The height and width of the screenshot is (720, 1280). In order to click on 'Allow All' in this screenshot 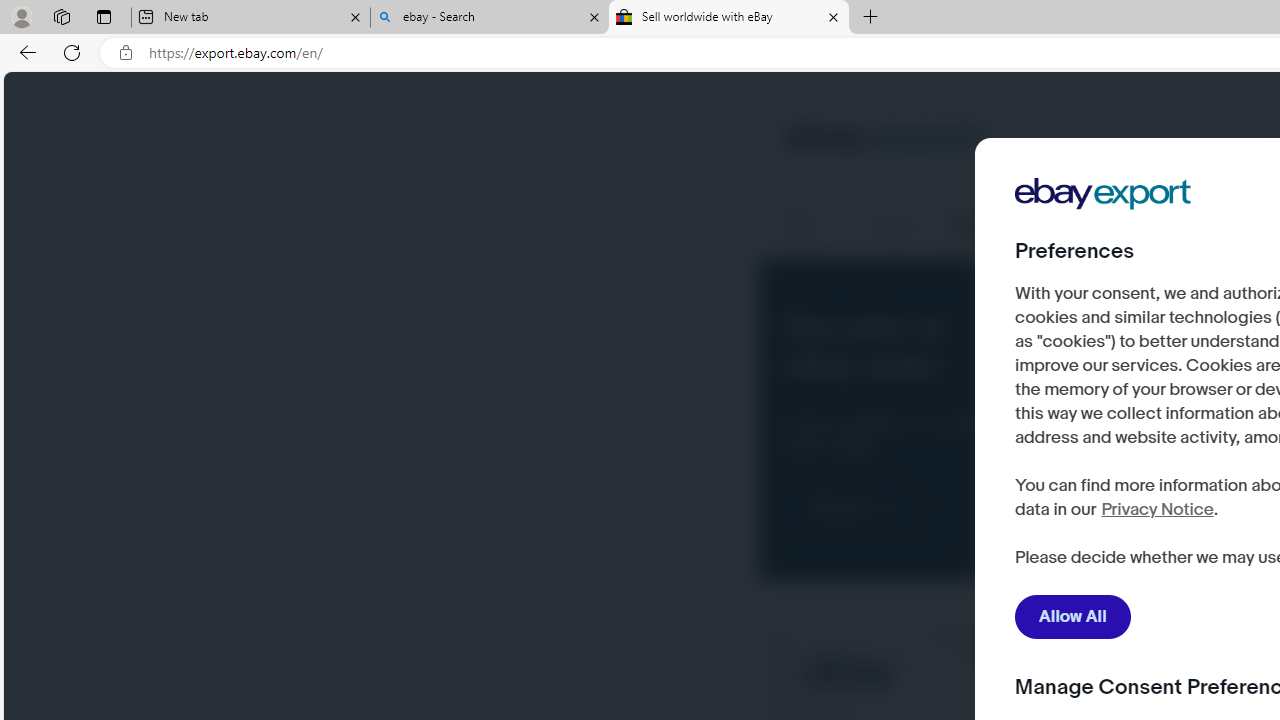, I will do `click(1072, 616)`.